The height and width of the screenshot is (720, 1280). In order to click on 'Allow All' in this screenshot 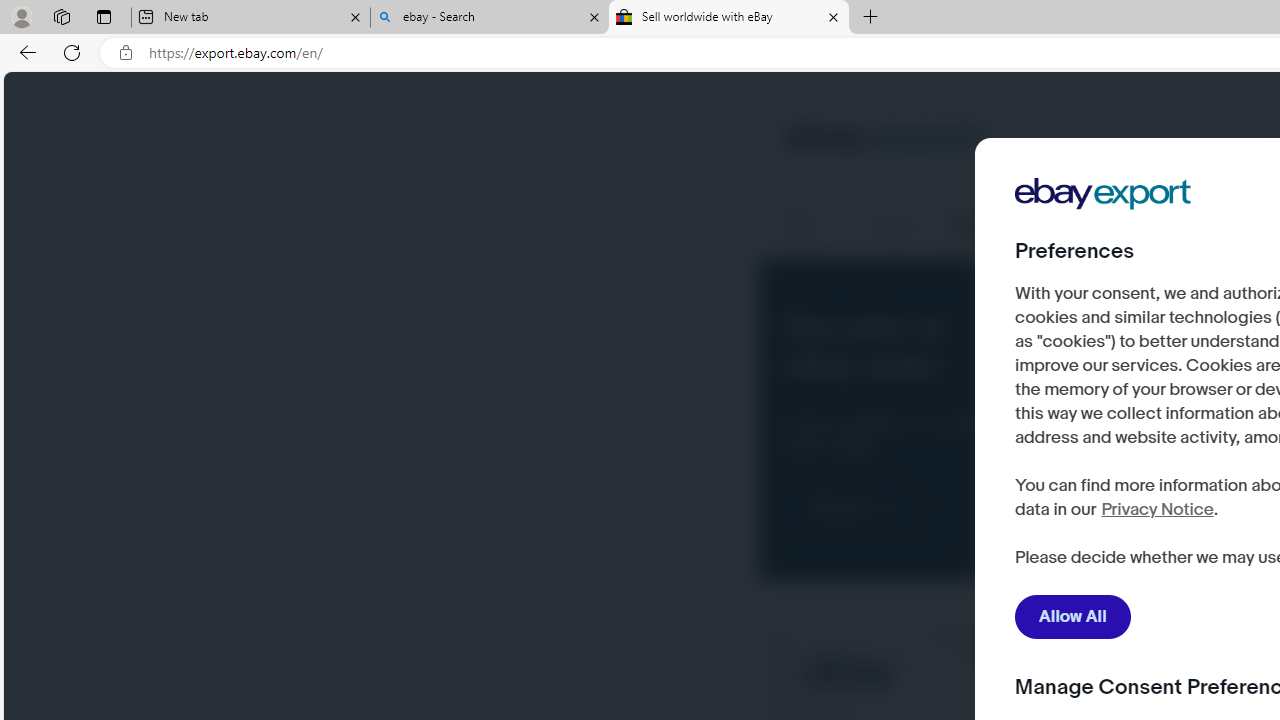, I will do `click(1072, 616)`.